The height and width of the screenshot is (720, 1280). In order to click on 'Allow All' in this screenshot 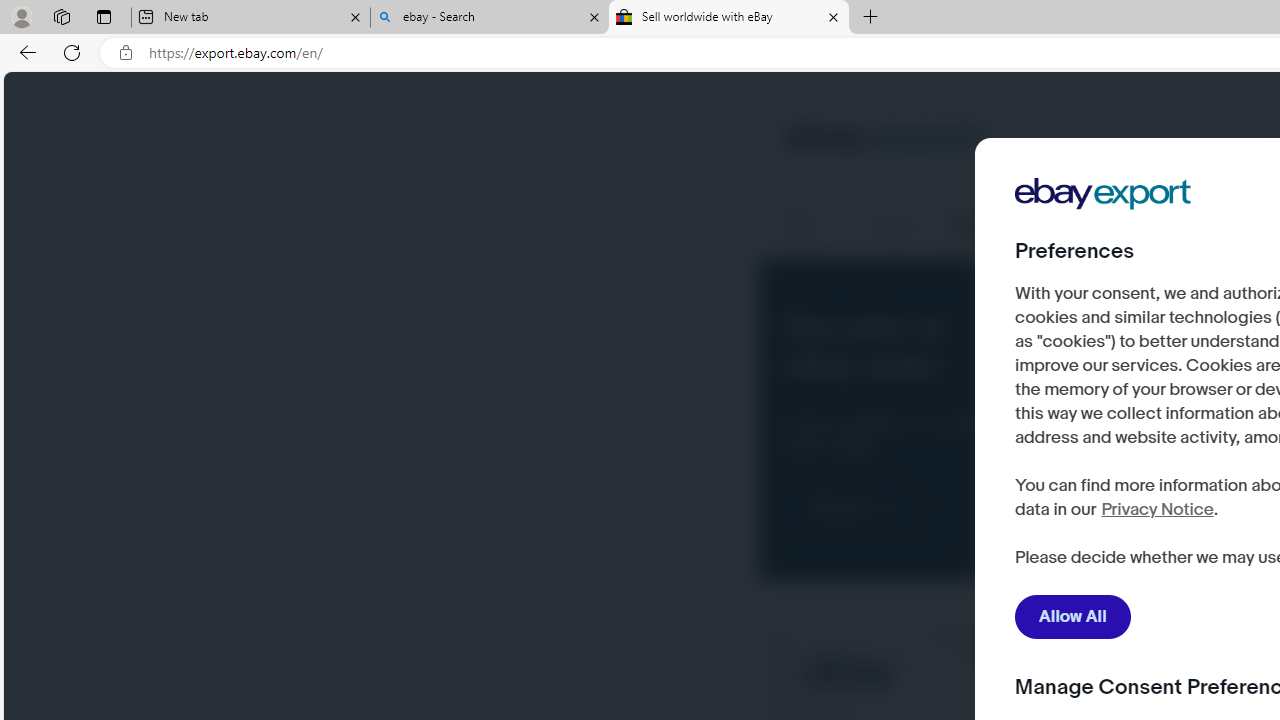, I will do `click(1072, 616)`.